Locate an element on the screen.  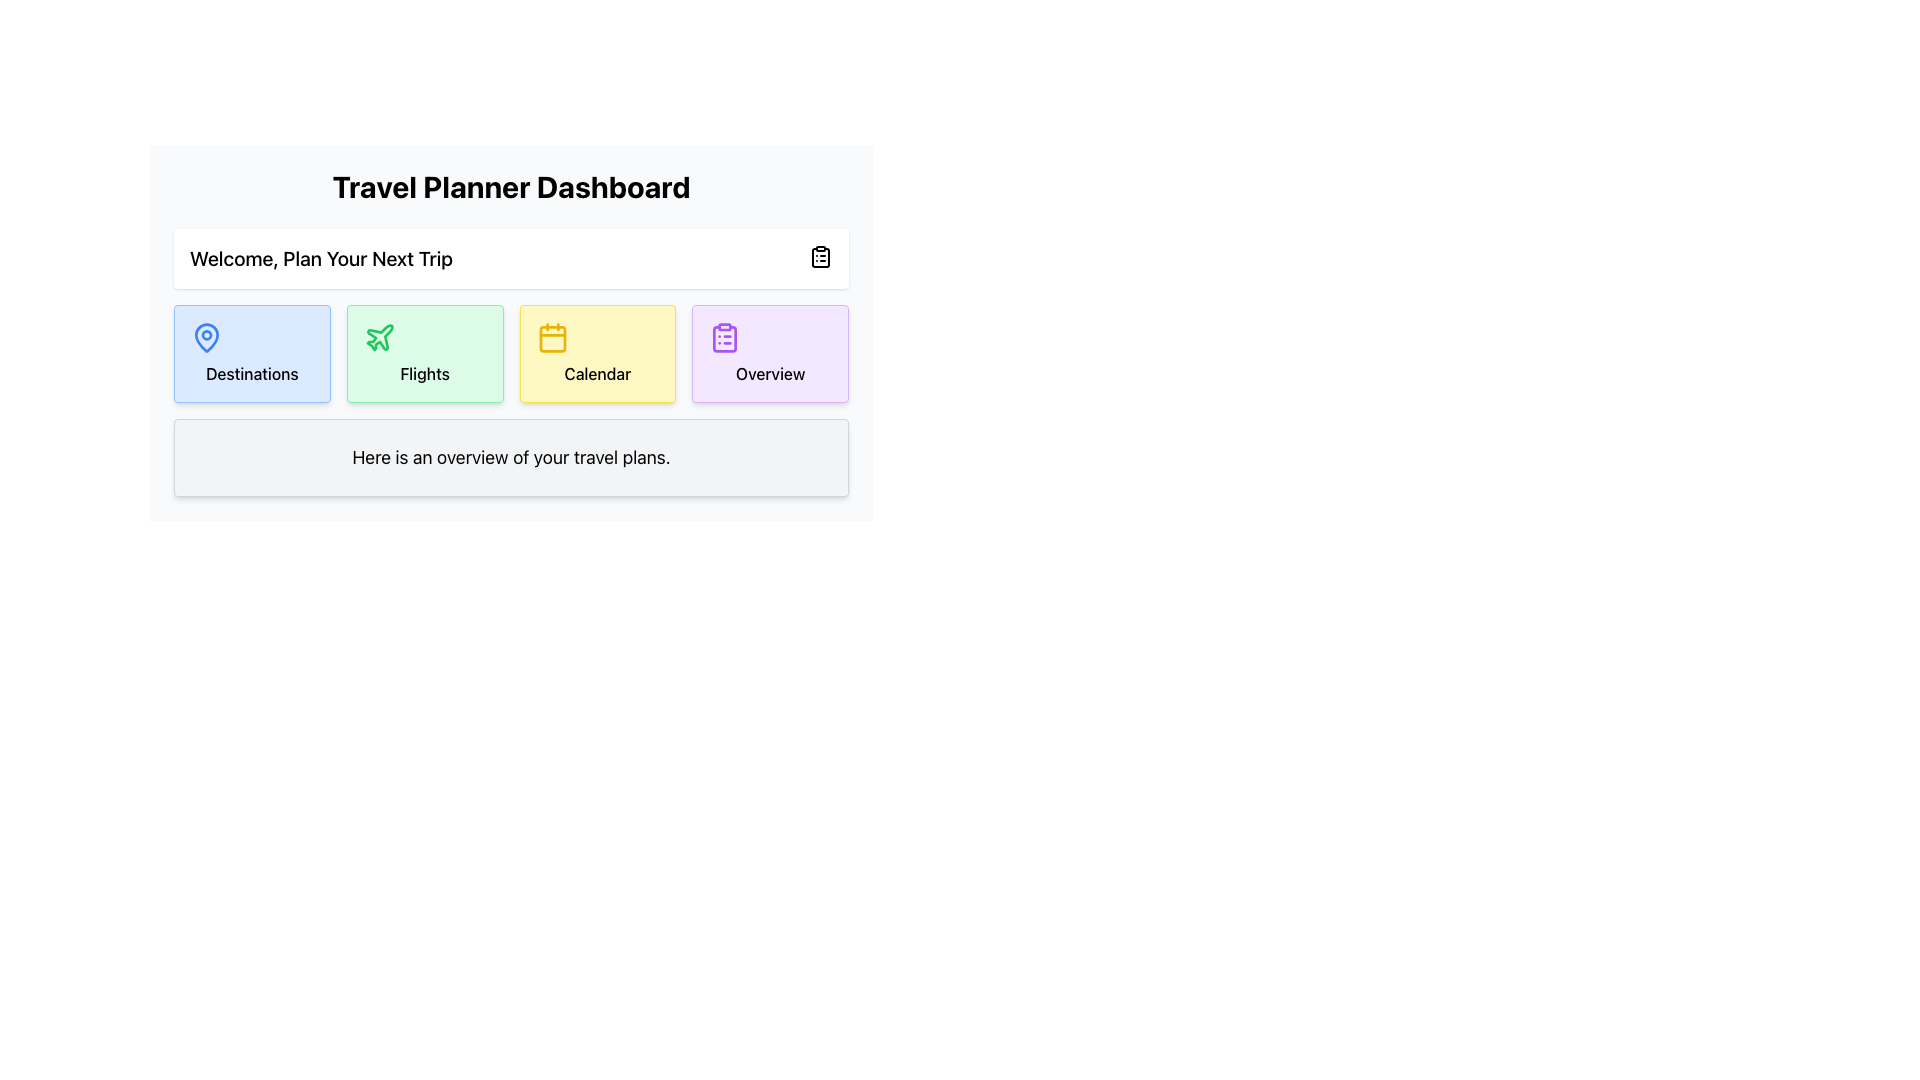
text label displaying 'Calendar' which is styled with a medium font weight and is located within a distinct yellow background is located at coordinates (596, 374).